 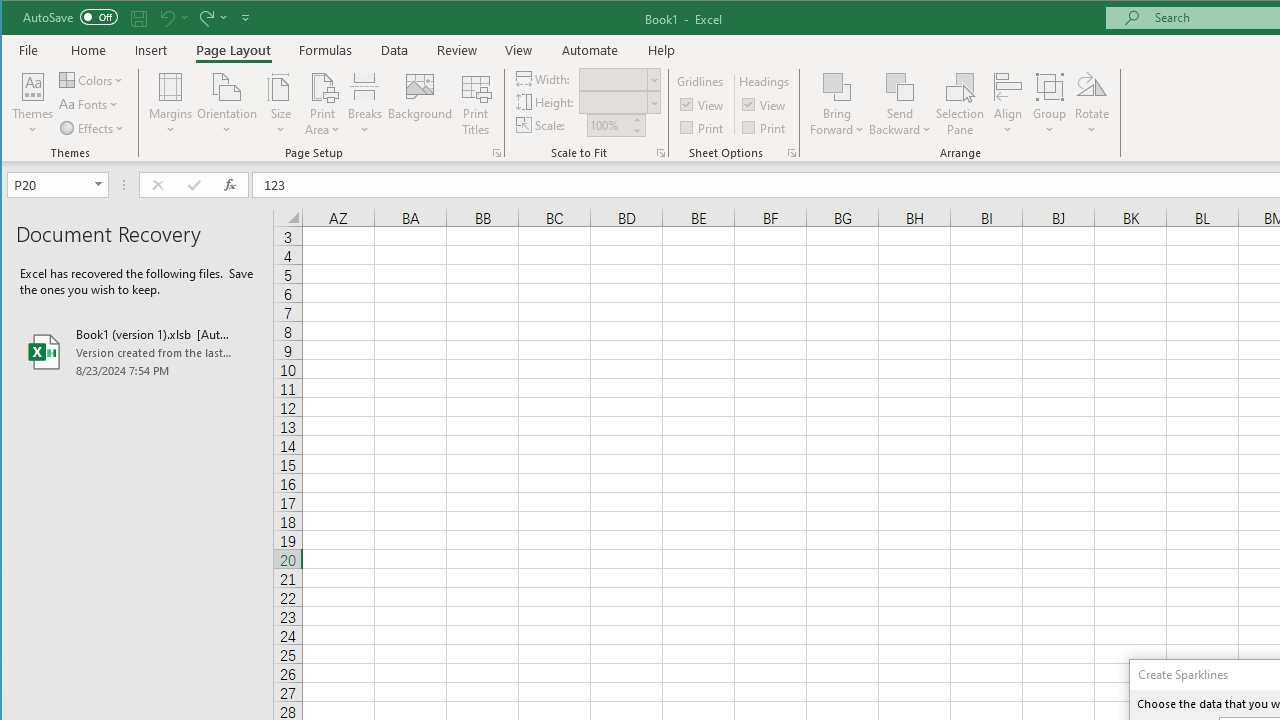 I want to click on 'Width', so click(x=618, y=78).